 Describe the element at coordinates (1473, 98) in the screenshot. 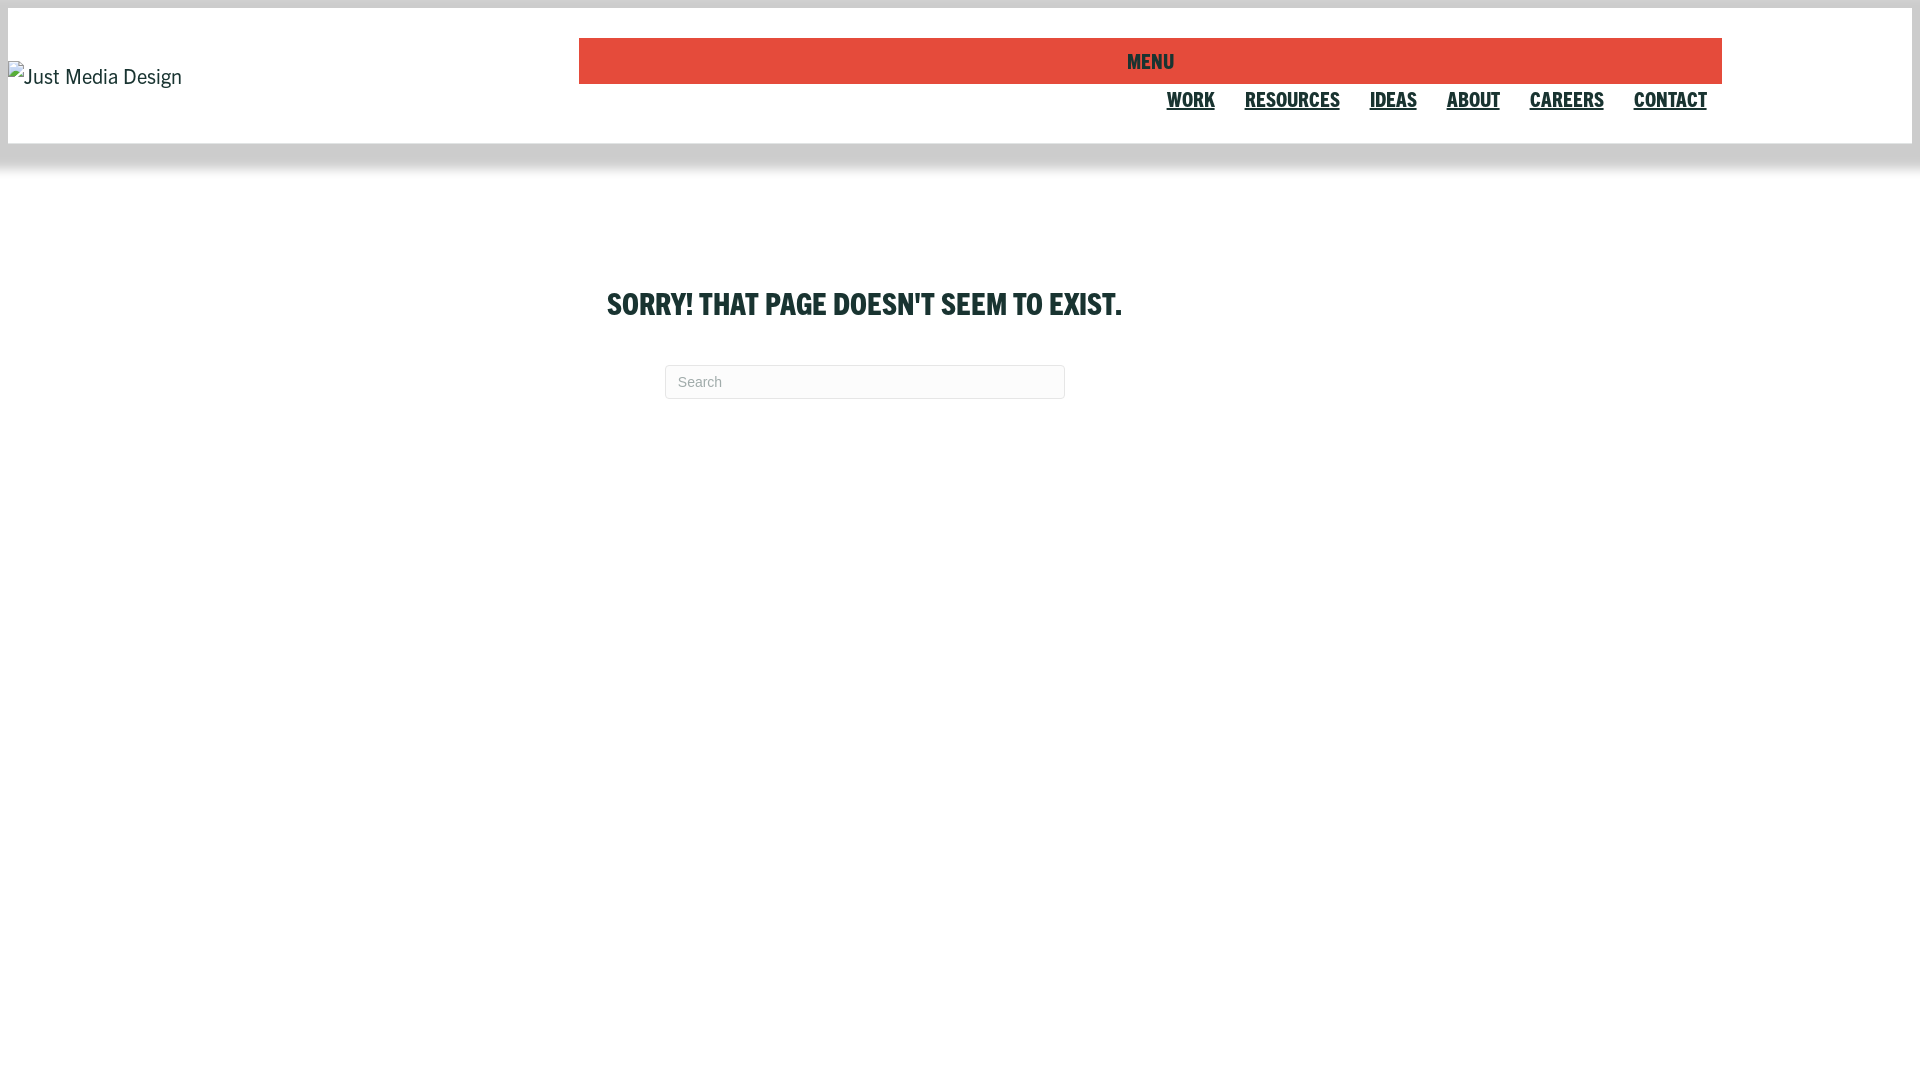

I see `'ABOUT'` at that location.